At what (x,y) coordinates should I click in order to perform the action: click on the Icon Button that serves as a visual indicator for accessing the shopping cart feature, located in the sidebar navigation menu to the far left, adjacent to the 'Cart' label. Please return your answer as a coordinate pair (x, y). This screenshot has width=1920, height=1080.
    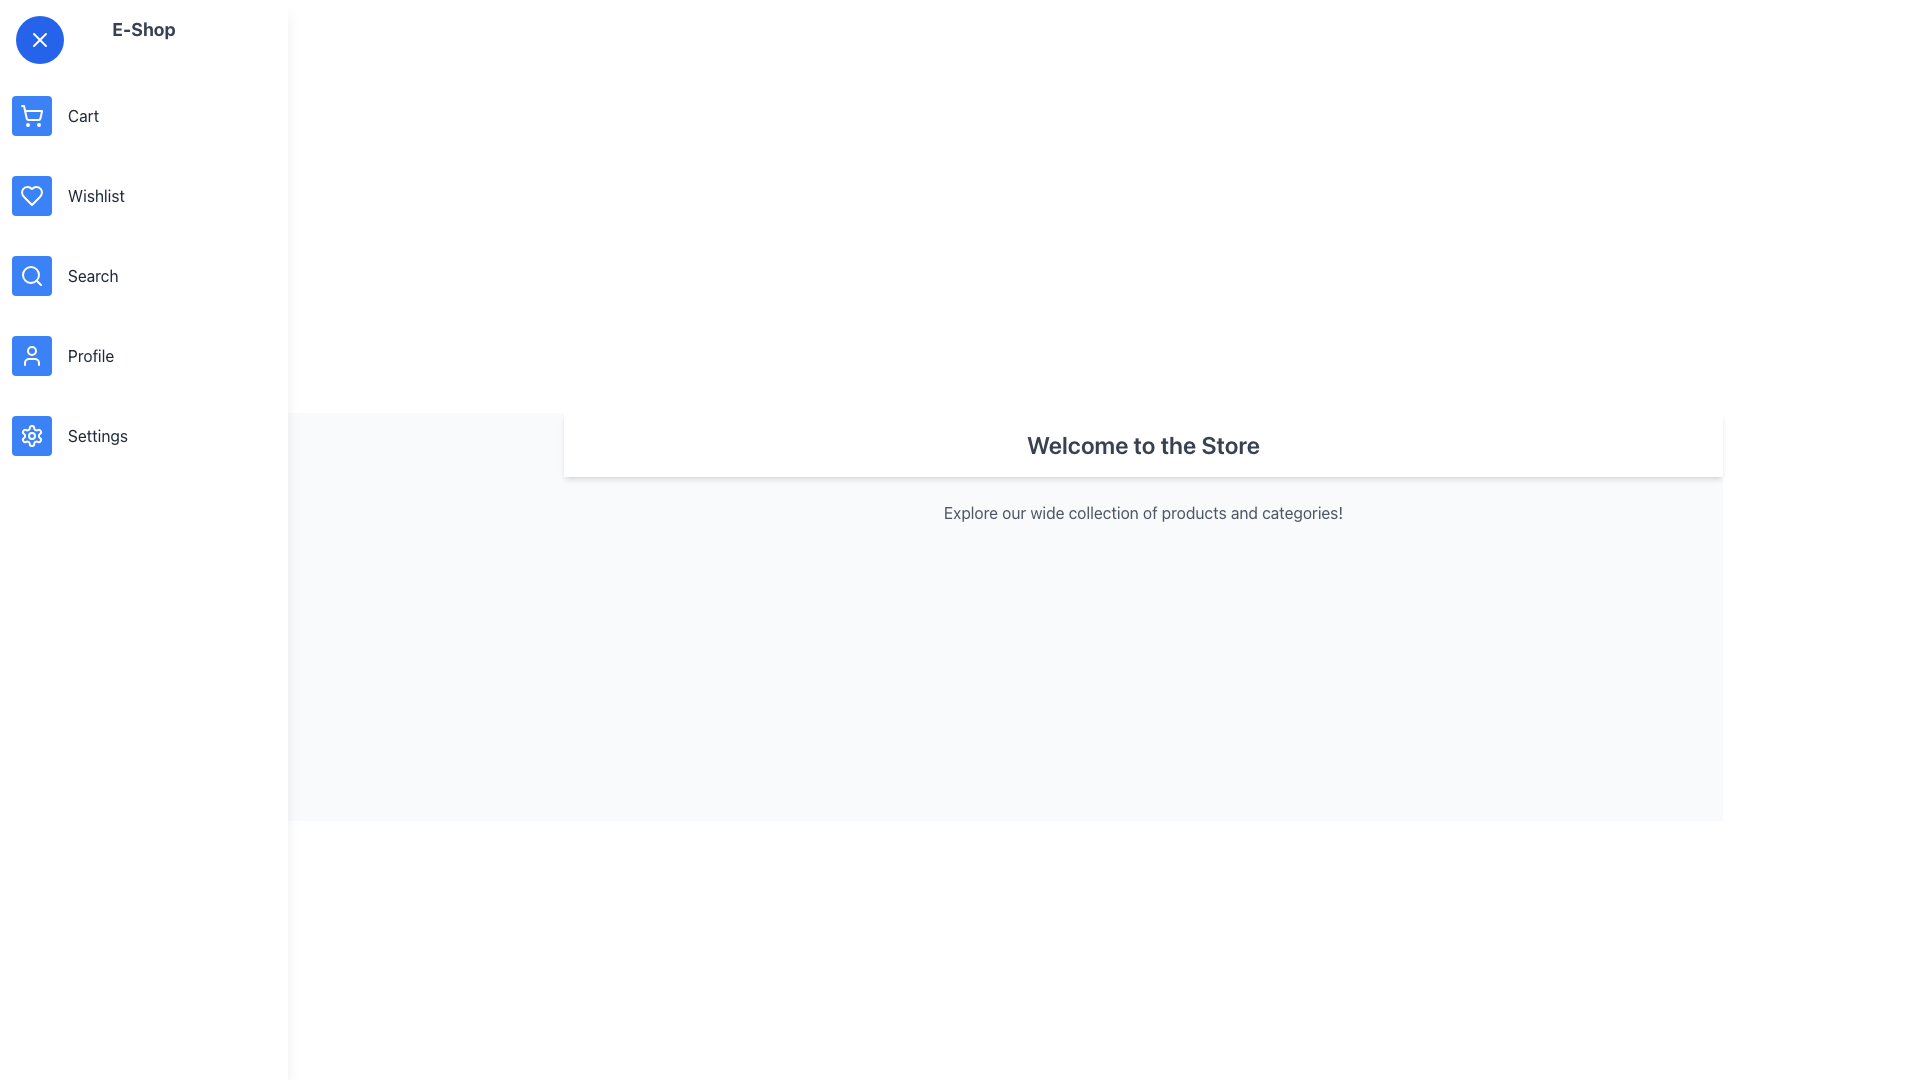
    Looking at the image, I should click on (32, 115).